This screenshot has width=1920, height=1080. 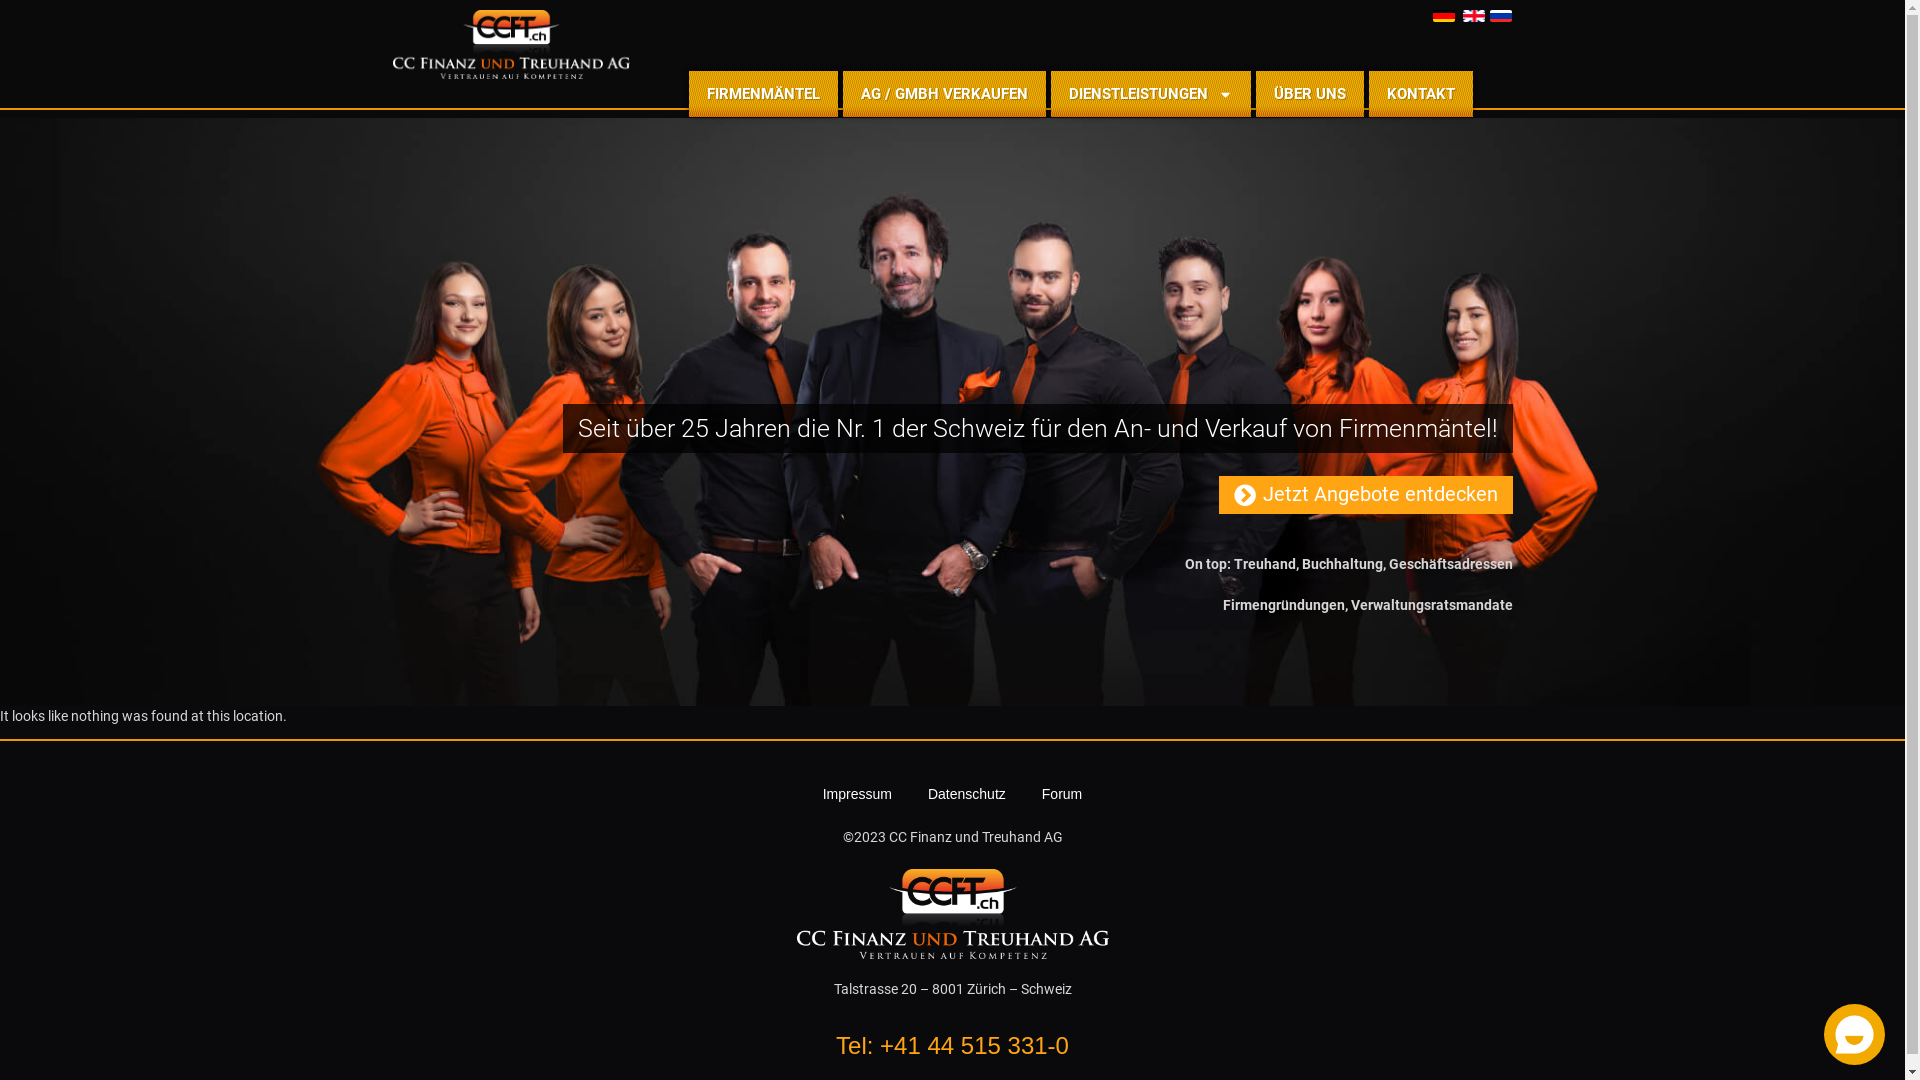 I want to click on 'AG / GMBH VERKAUFEN', so click(x=943, y=93).